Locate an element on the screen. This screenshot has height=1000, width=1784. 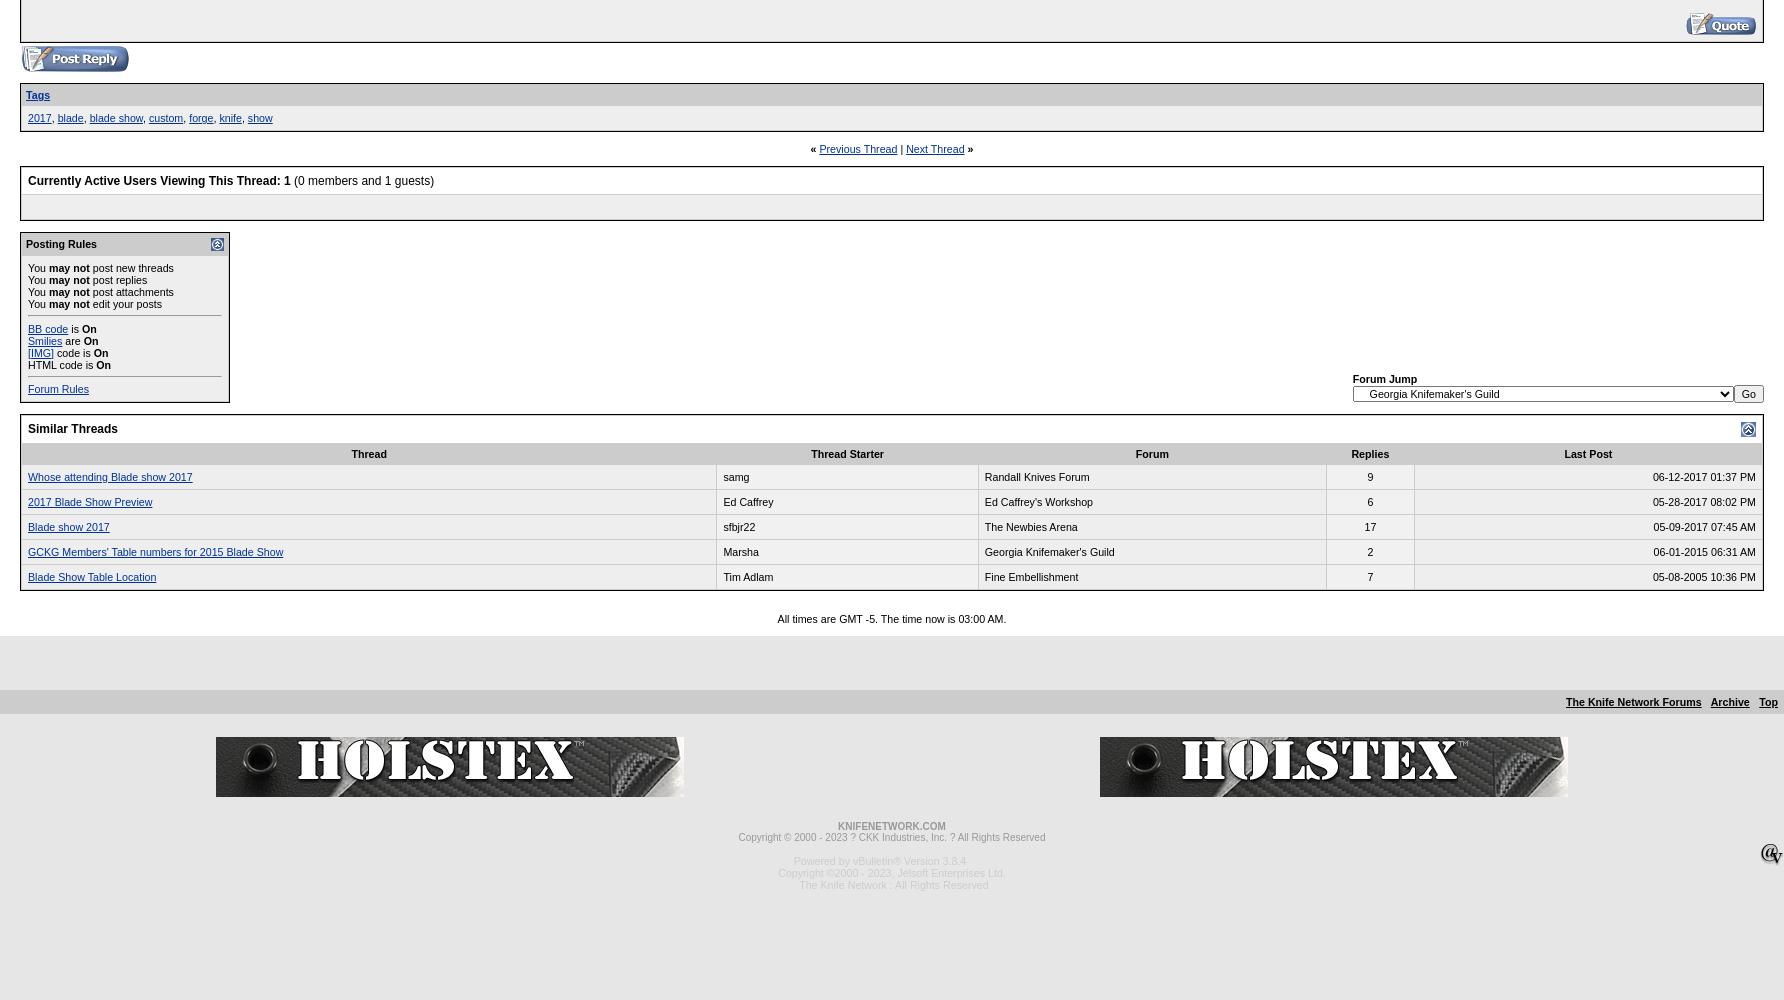
'Ed Caffrey' is located at coordinates (723, 502).